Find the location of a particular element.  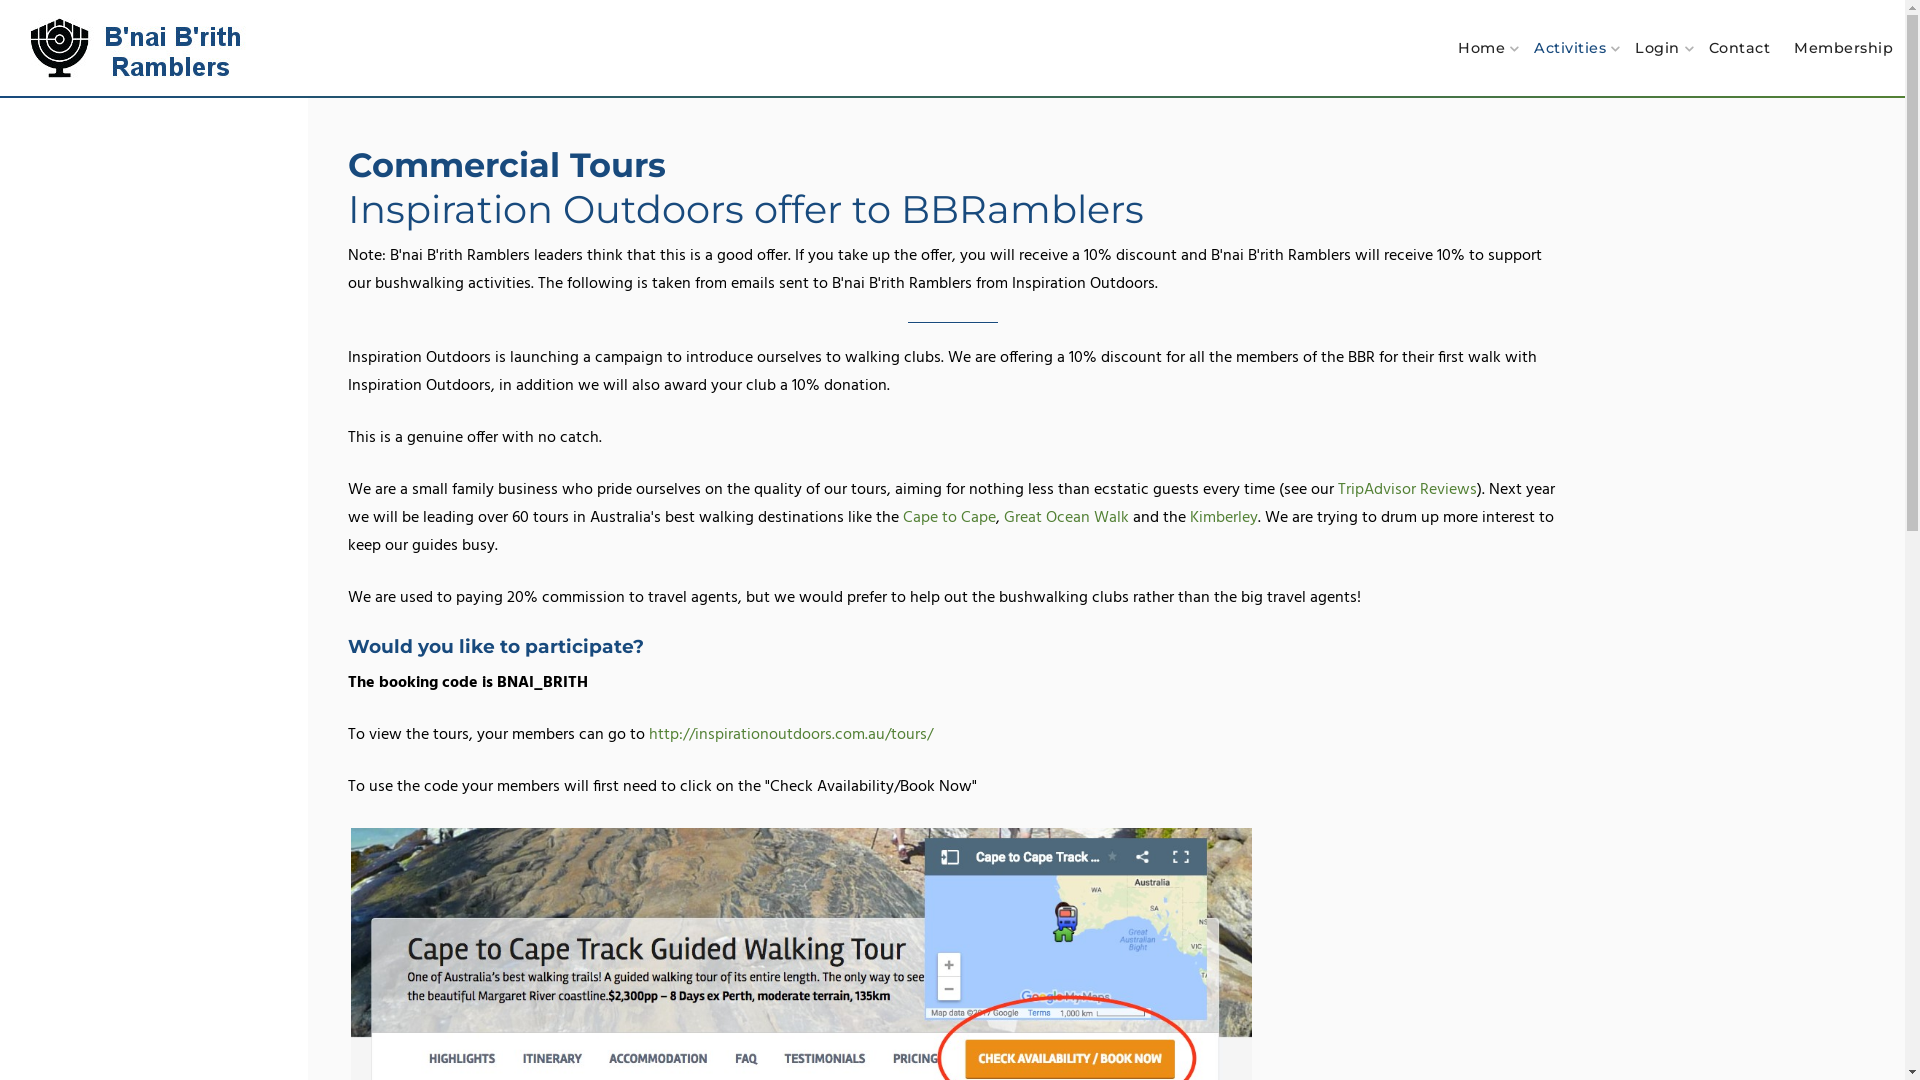

'Contact' is located at coordinates (1737, 46).